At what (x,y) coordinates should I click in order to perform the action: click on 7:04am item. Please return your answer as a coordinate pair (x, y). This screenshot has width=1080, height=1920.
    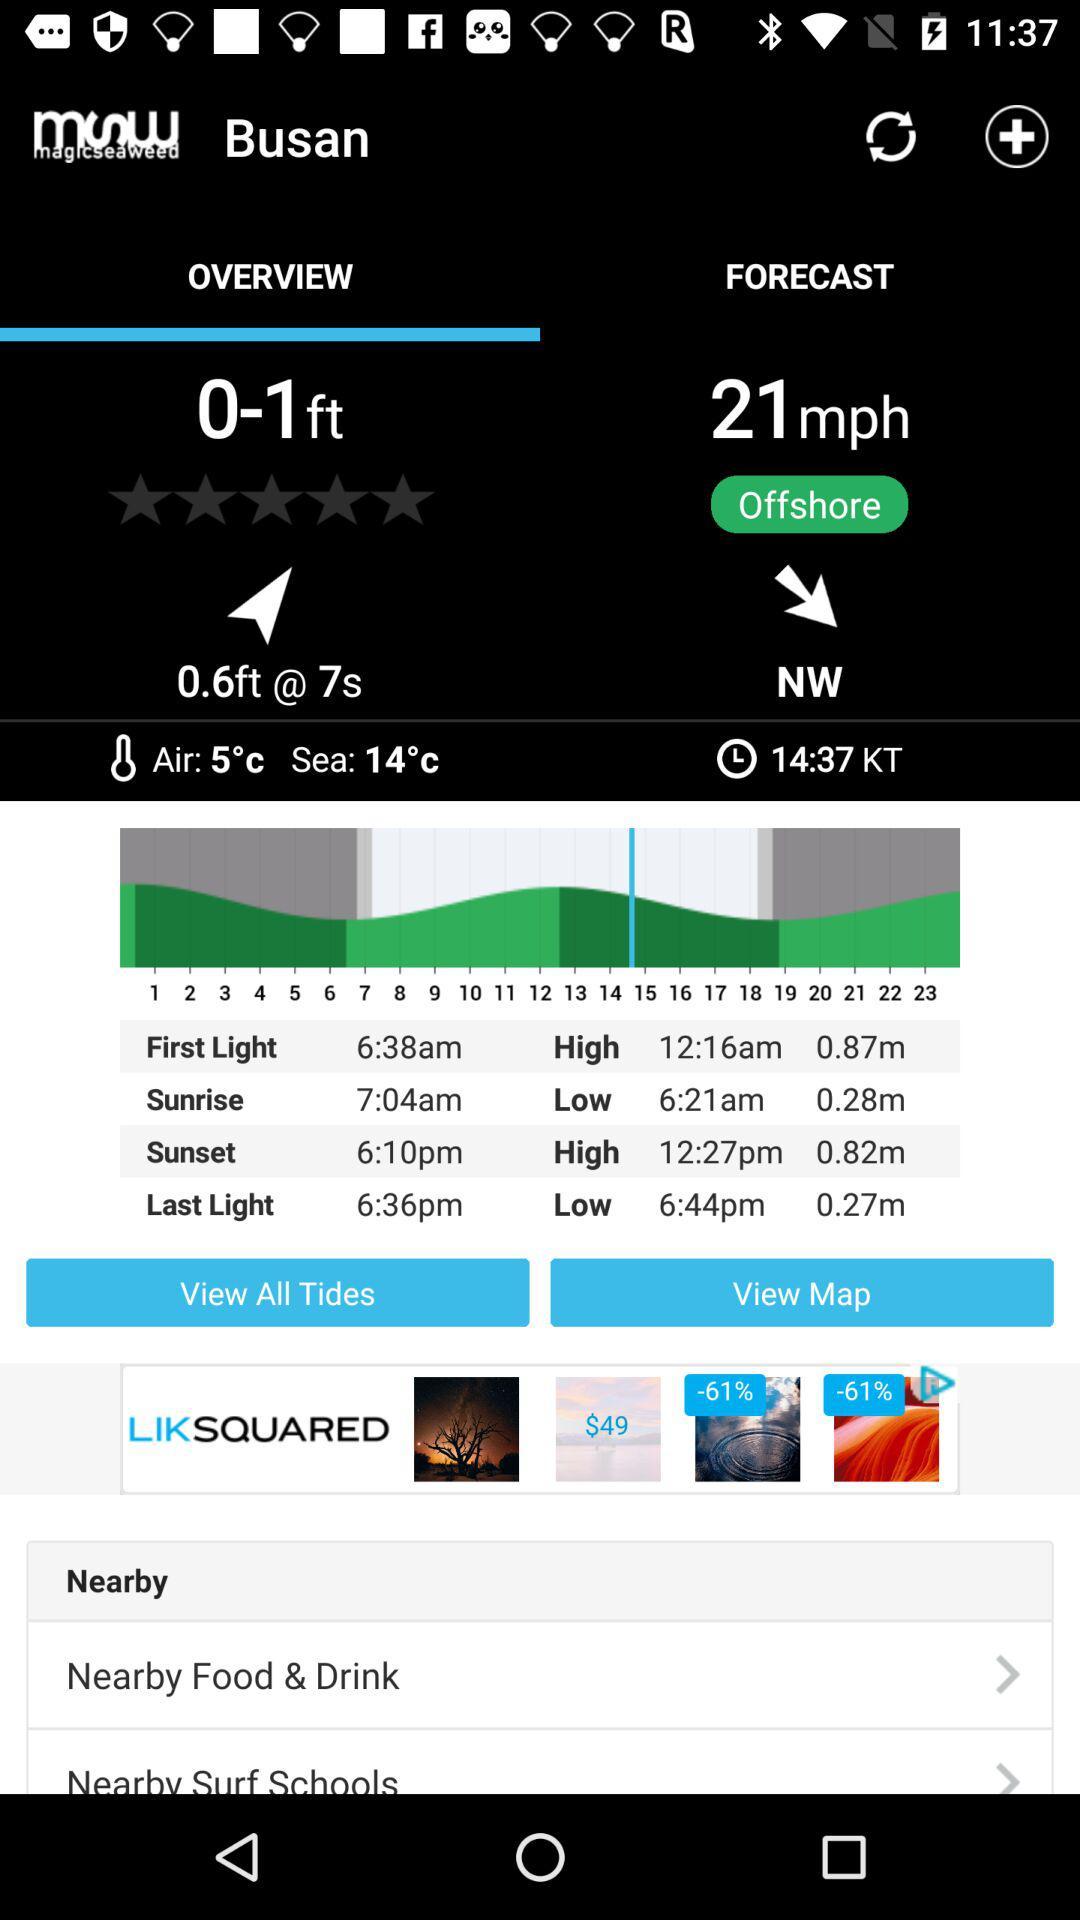
    Looking at the image, I should click on (427, 1097).